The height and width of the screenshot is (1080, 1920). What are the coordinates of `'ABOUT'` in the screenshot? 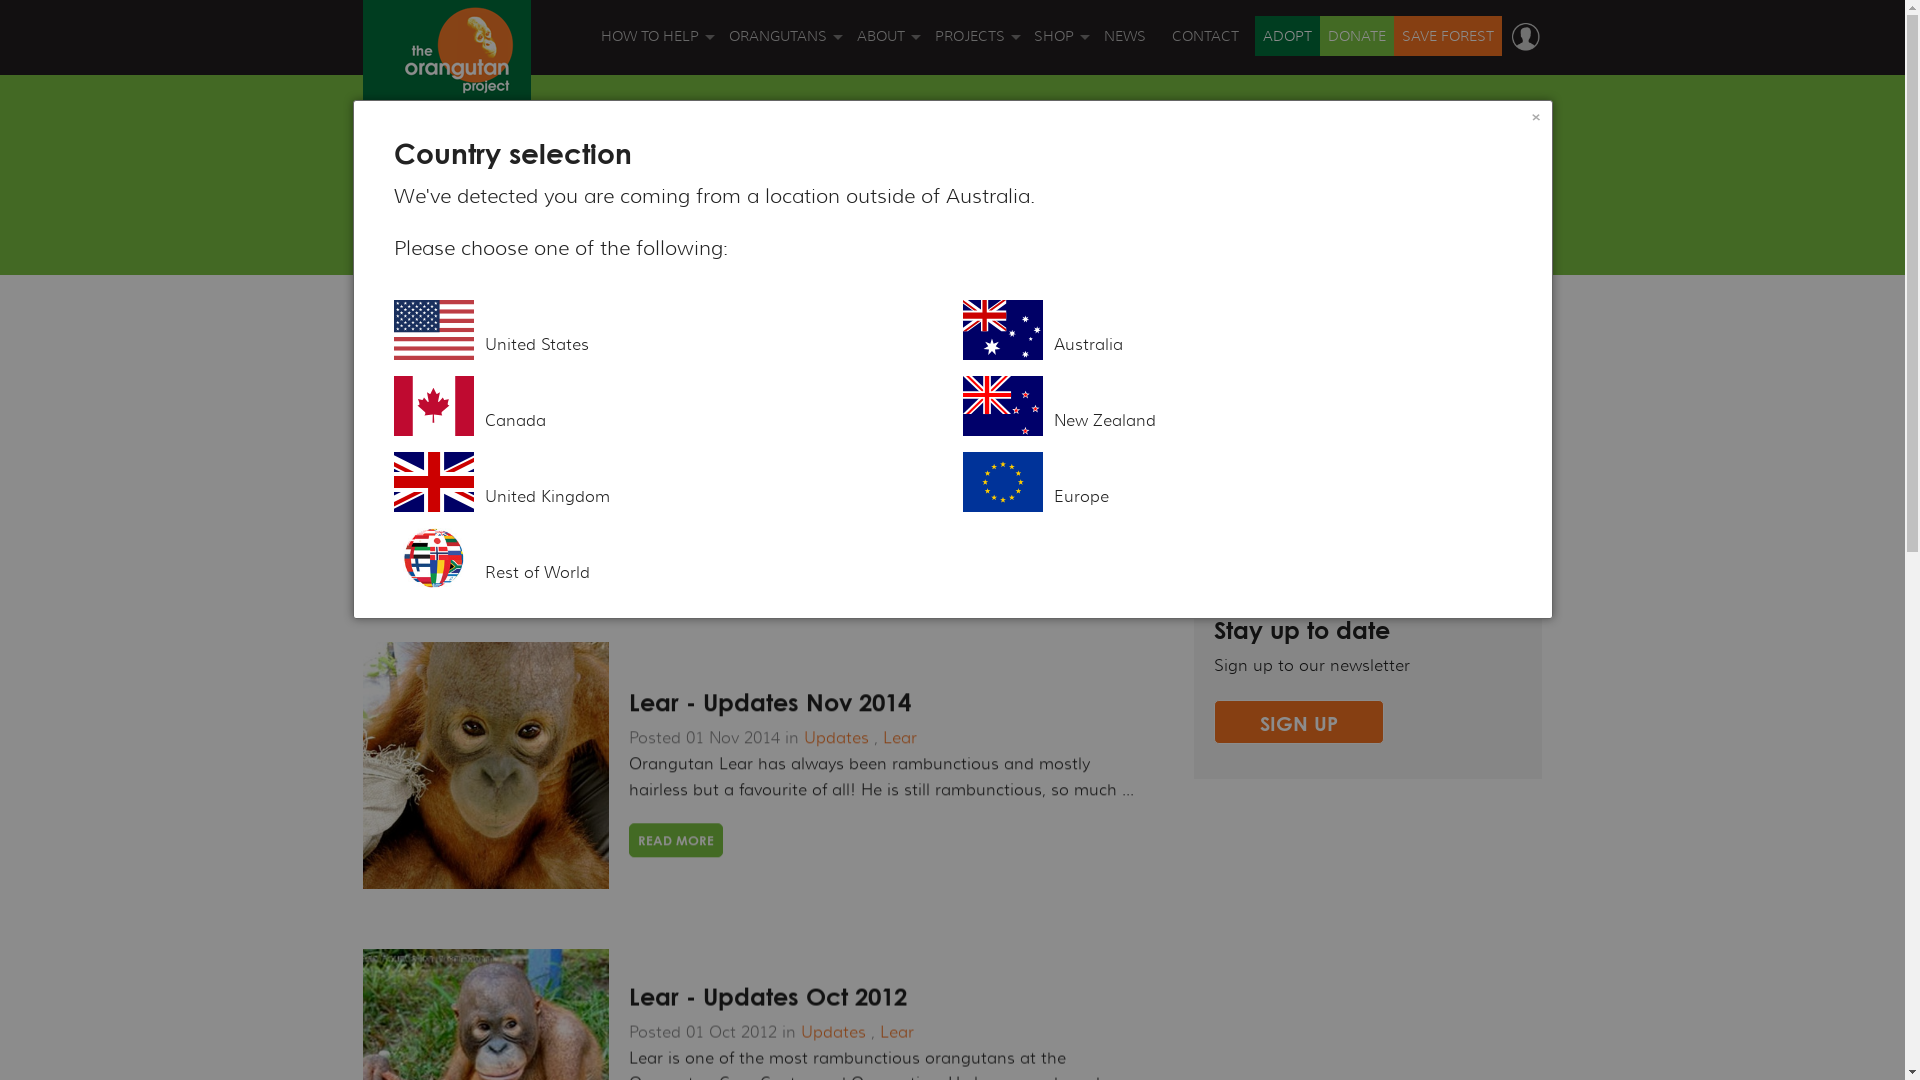 It's located at (886, 35).